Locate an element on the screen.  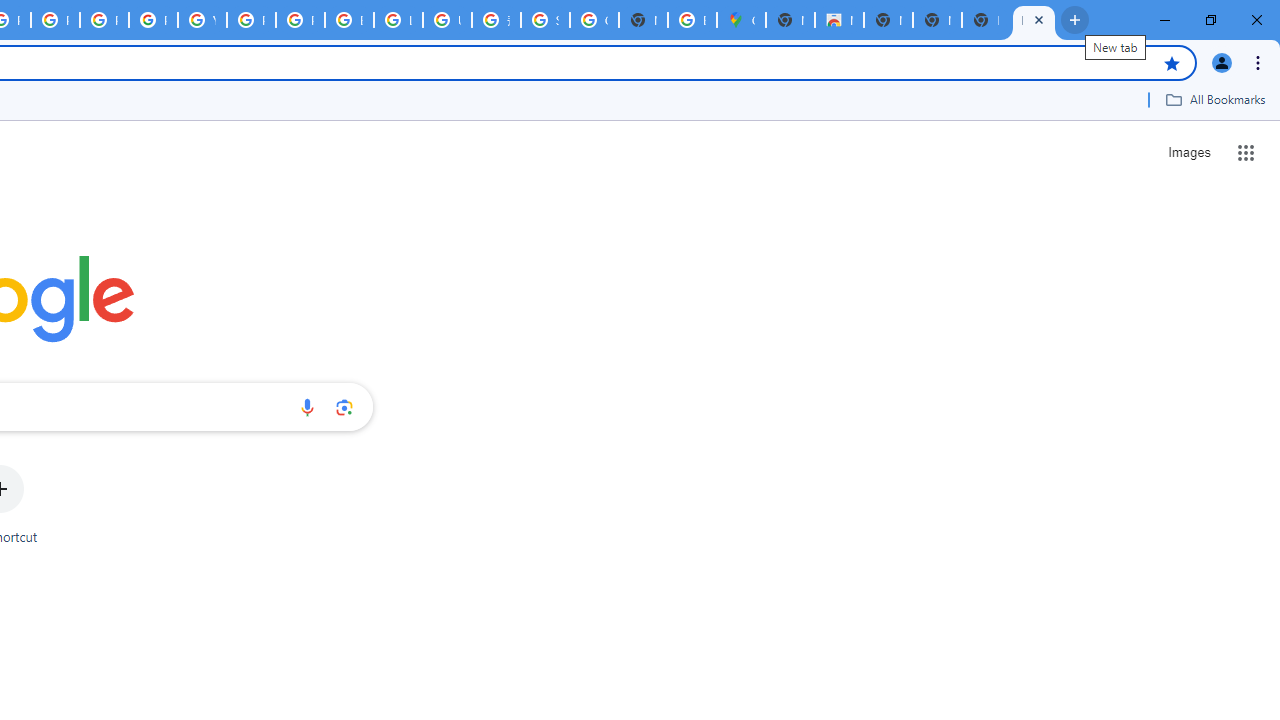
'YouTube' is located at coordinates (202, 20).